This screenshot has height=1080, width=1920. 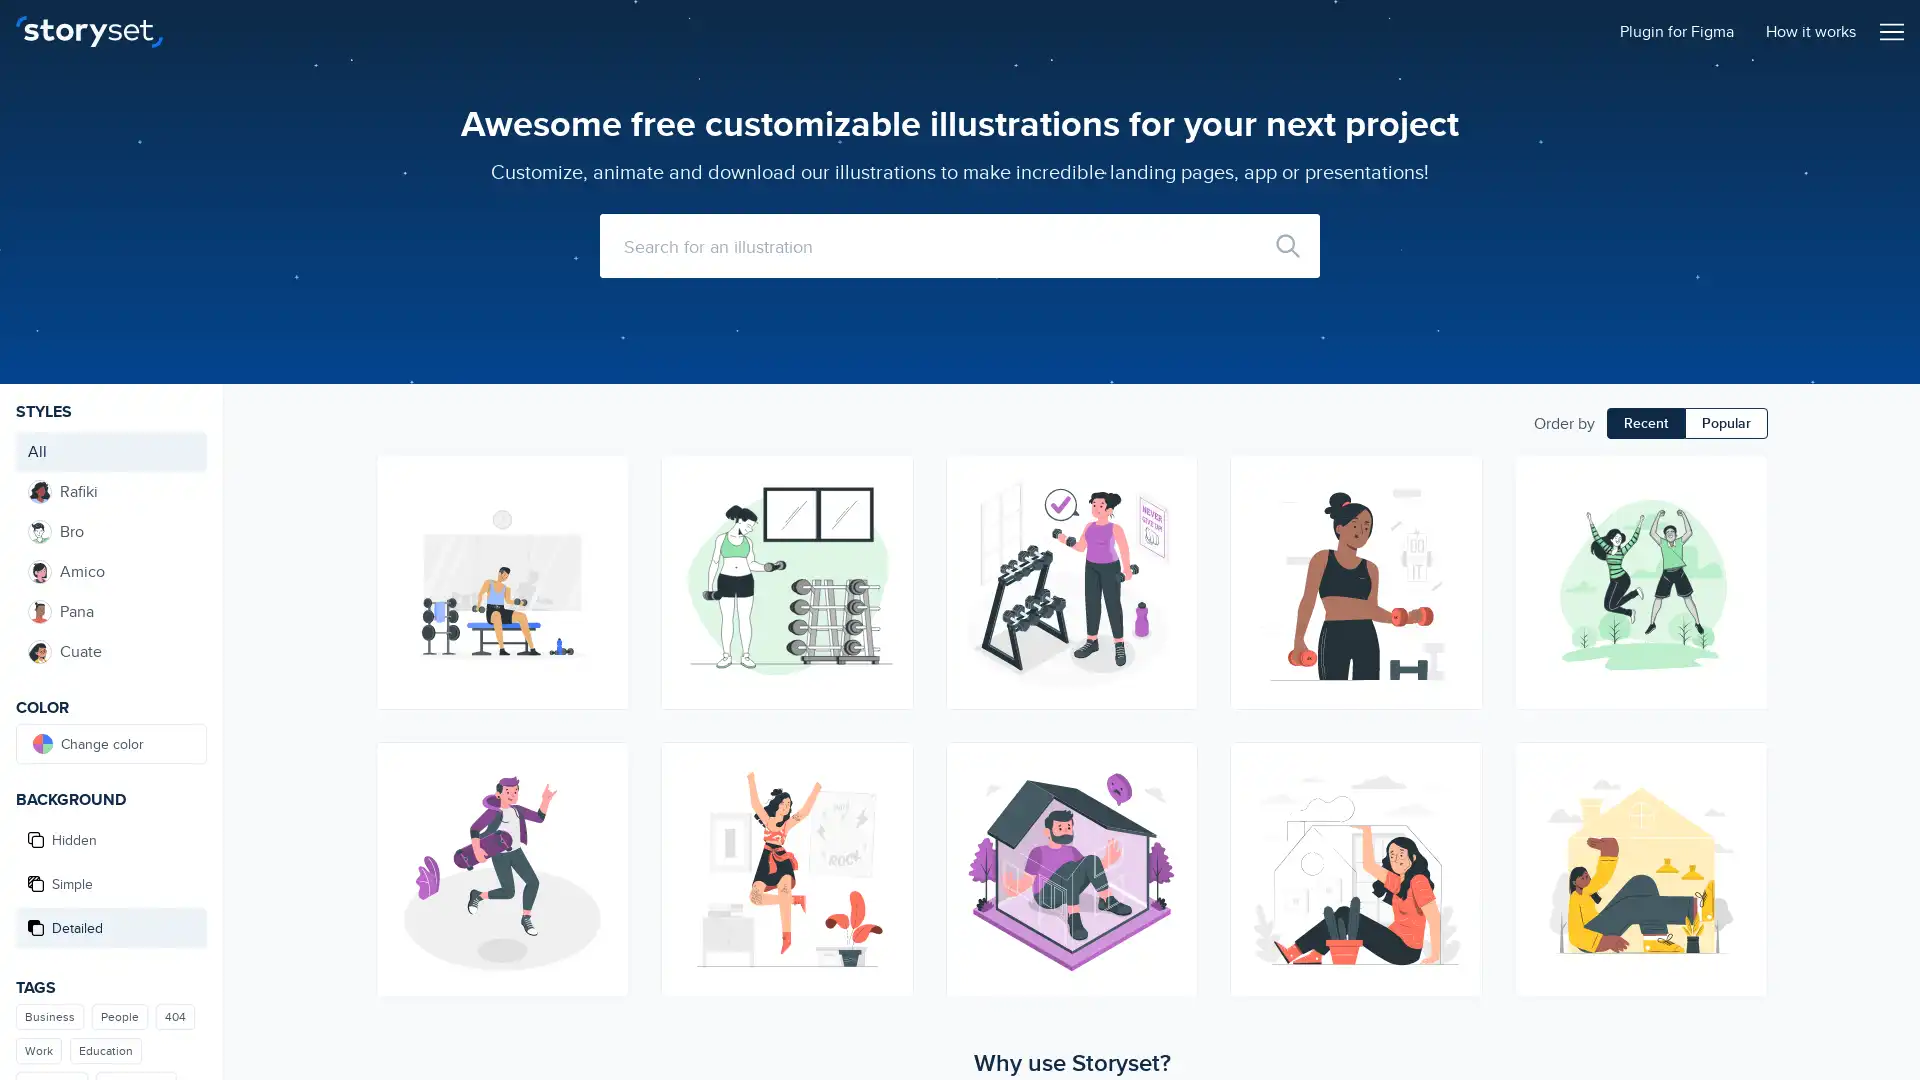 What do you see at coordinates (1741, 801) in the screenshot?
I see `download icon Download` at bounding box center [1741, 801].